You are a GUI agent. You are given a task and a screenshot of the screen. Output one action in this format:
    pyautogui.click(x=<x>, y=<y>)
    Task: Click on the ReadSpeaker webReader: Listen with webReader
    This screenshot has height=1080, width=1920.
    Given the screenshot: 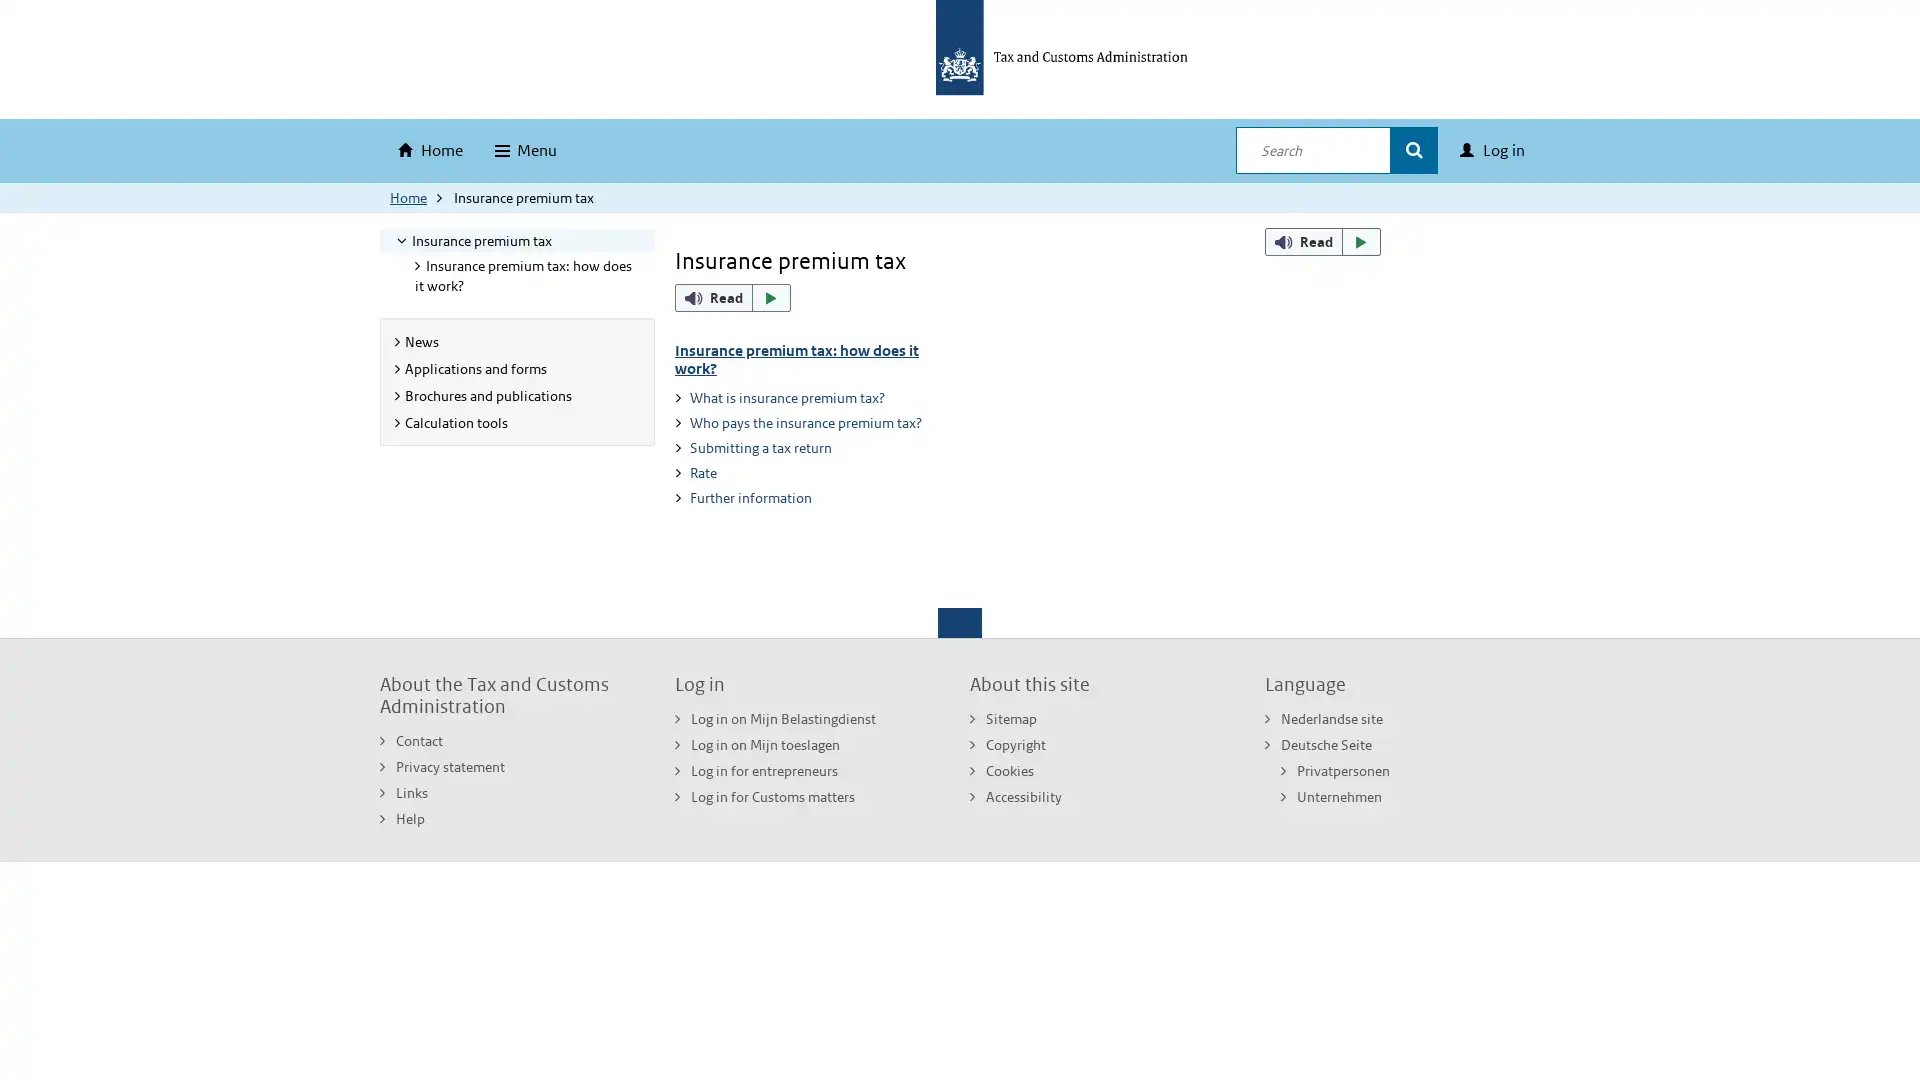 What is the action you would take?
    pyautogui.click(x=732, y=297)
    